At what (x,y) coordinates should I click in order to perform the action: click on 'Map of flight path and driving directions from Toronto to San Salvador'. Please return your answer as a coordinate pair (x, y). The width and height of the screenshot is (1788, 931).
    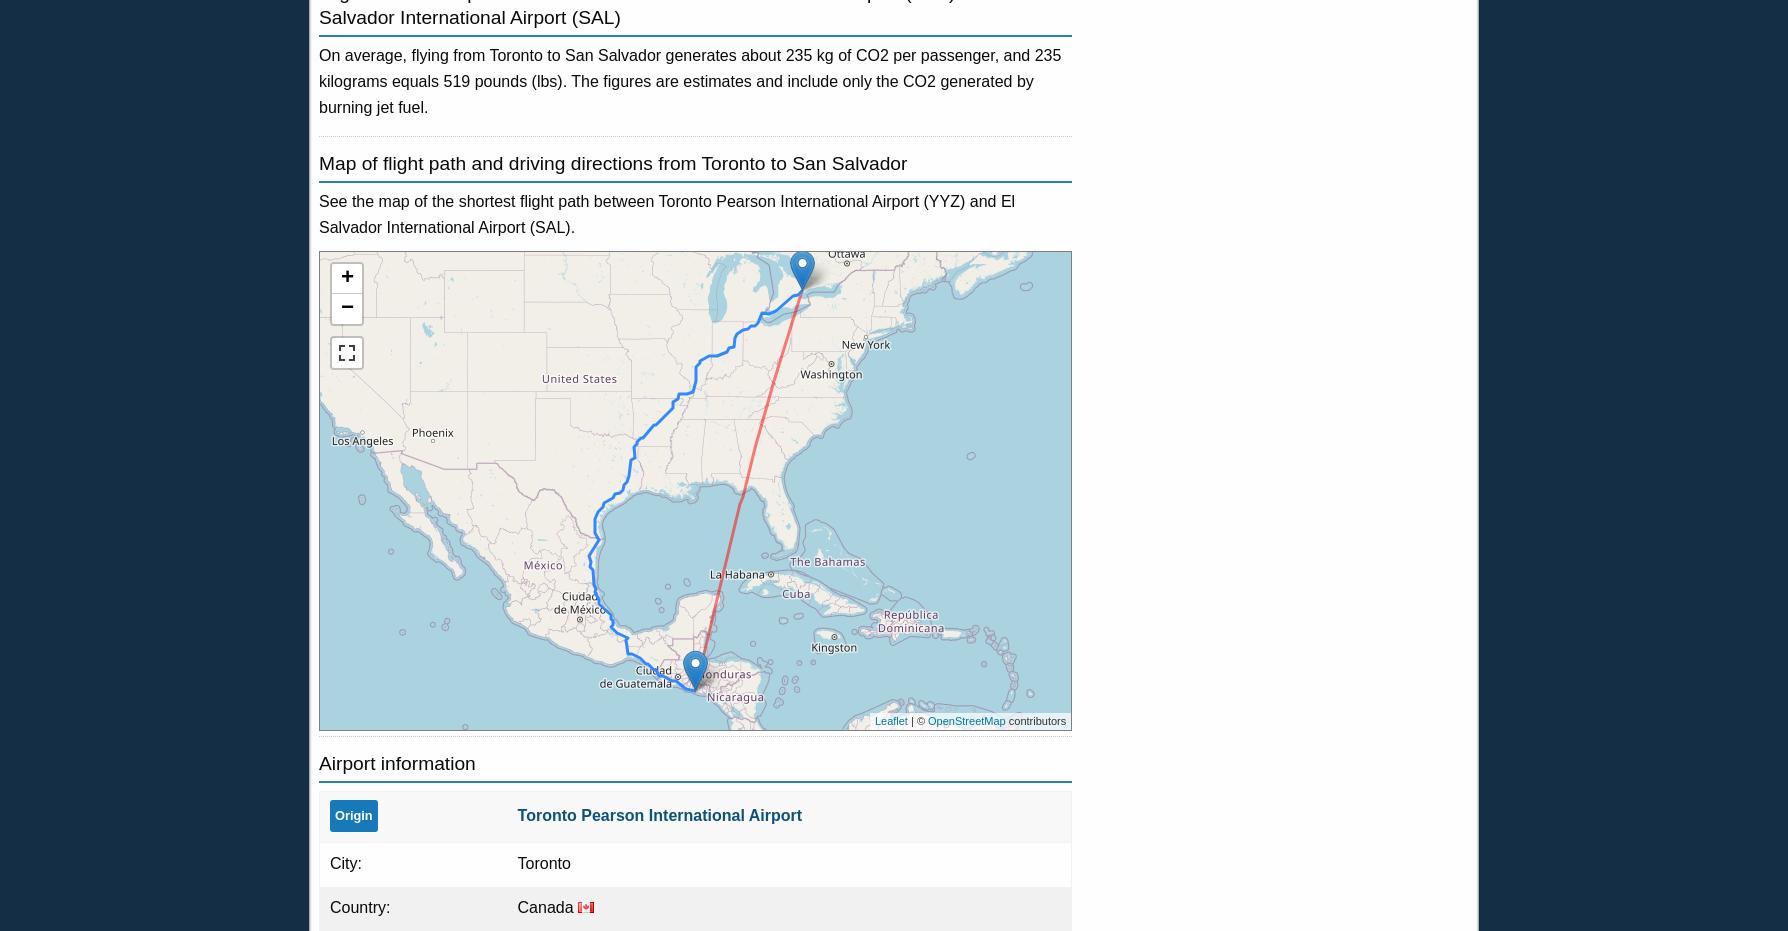
    Looking at the image, I should click on (612, 162).